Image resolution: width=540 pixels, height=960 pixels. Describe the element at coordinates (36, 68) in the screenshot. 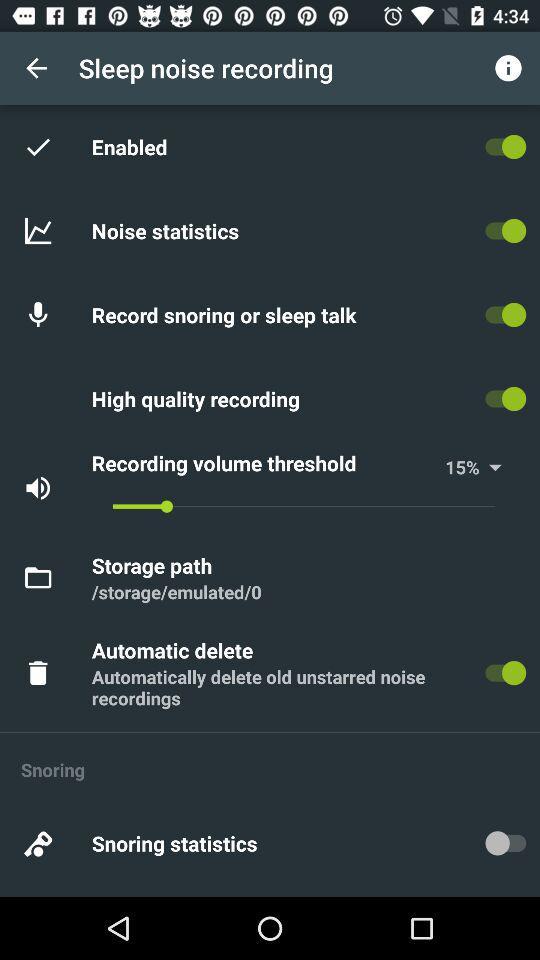

I see `the icon next to the sleep noise recording item` at that location.